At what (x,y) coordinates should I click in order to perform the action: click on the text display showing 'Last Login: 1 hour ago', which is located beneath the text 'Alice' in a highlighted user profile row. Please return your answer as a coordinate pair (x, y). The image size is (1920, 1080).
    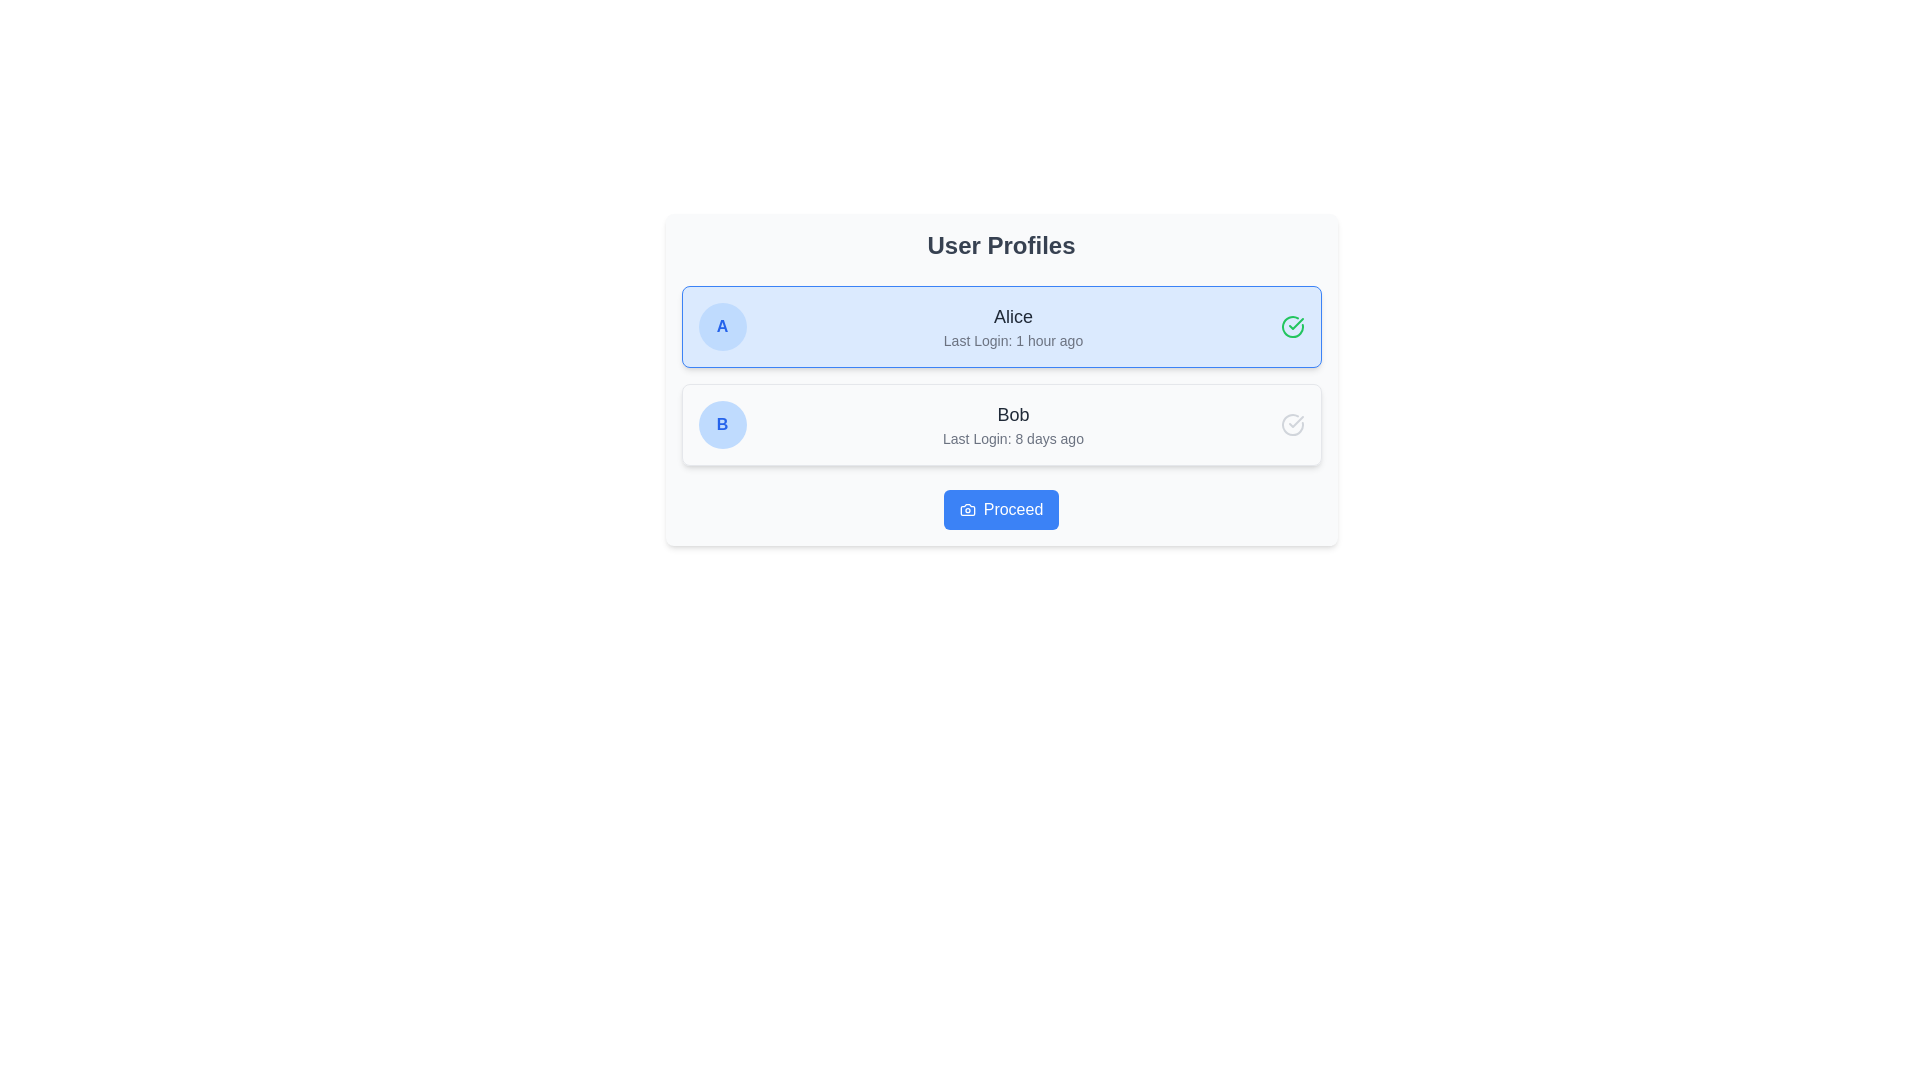
    Looking at the image, I should click on (1013, 339).